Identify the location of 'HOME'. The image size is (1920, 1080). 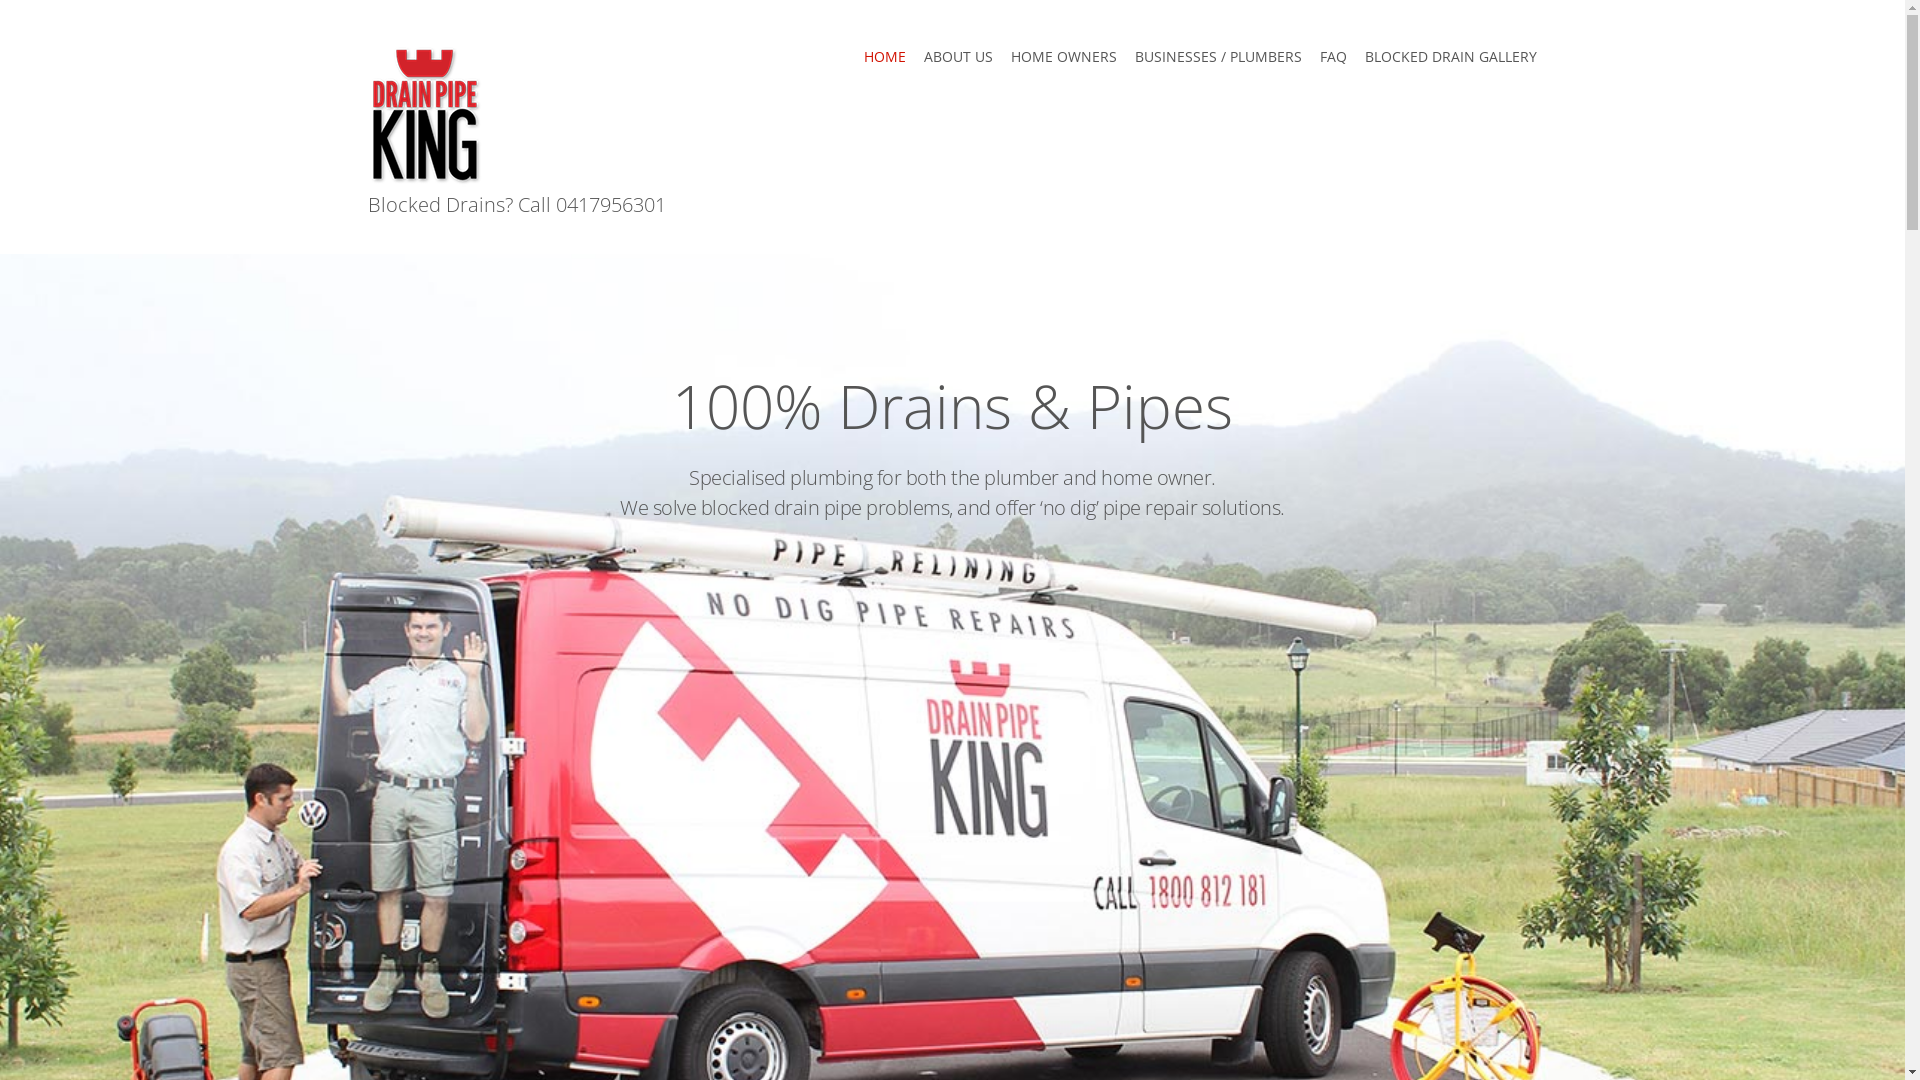
(883, 56).